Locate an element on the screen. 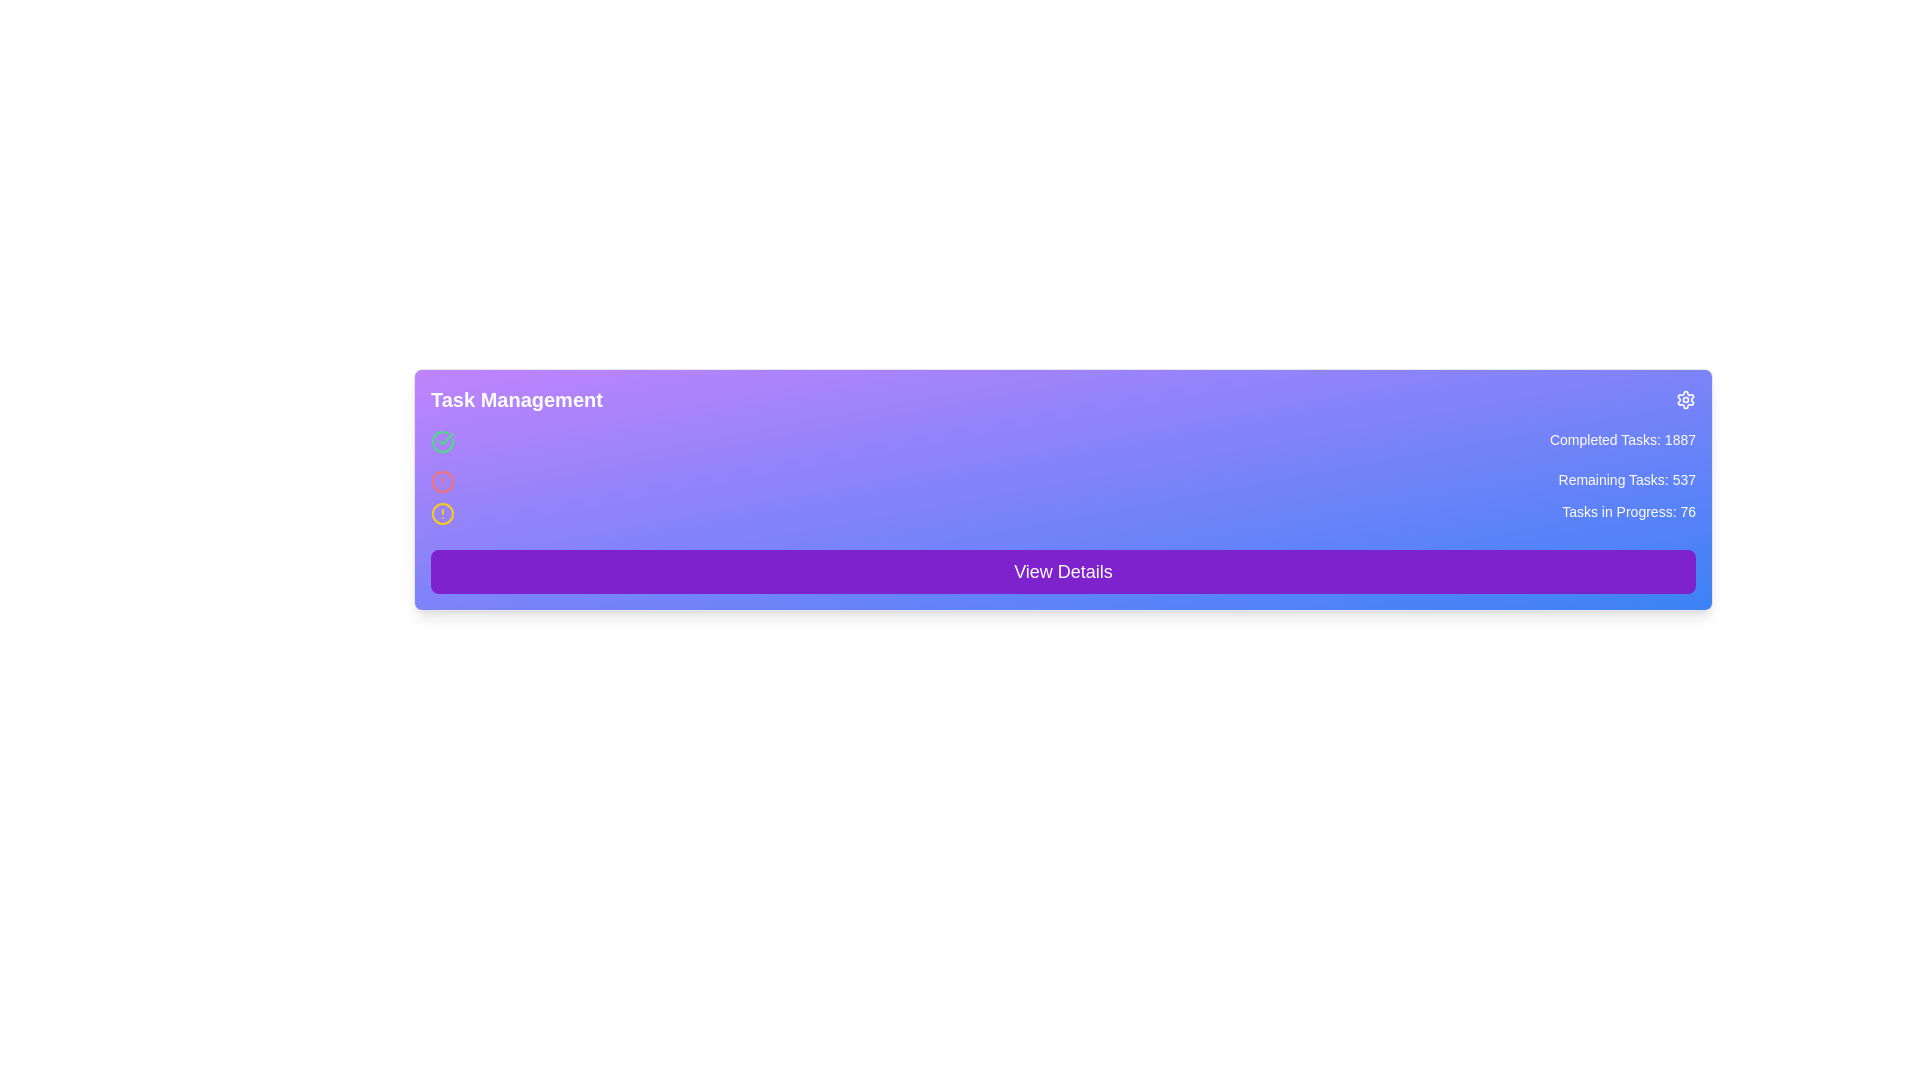  the middle icon in the vertical arrangement of three icons on the left side of the purple gradient interface is located at coordinates (441, 482).